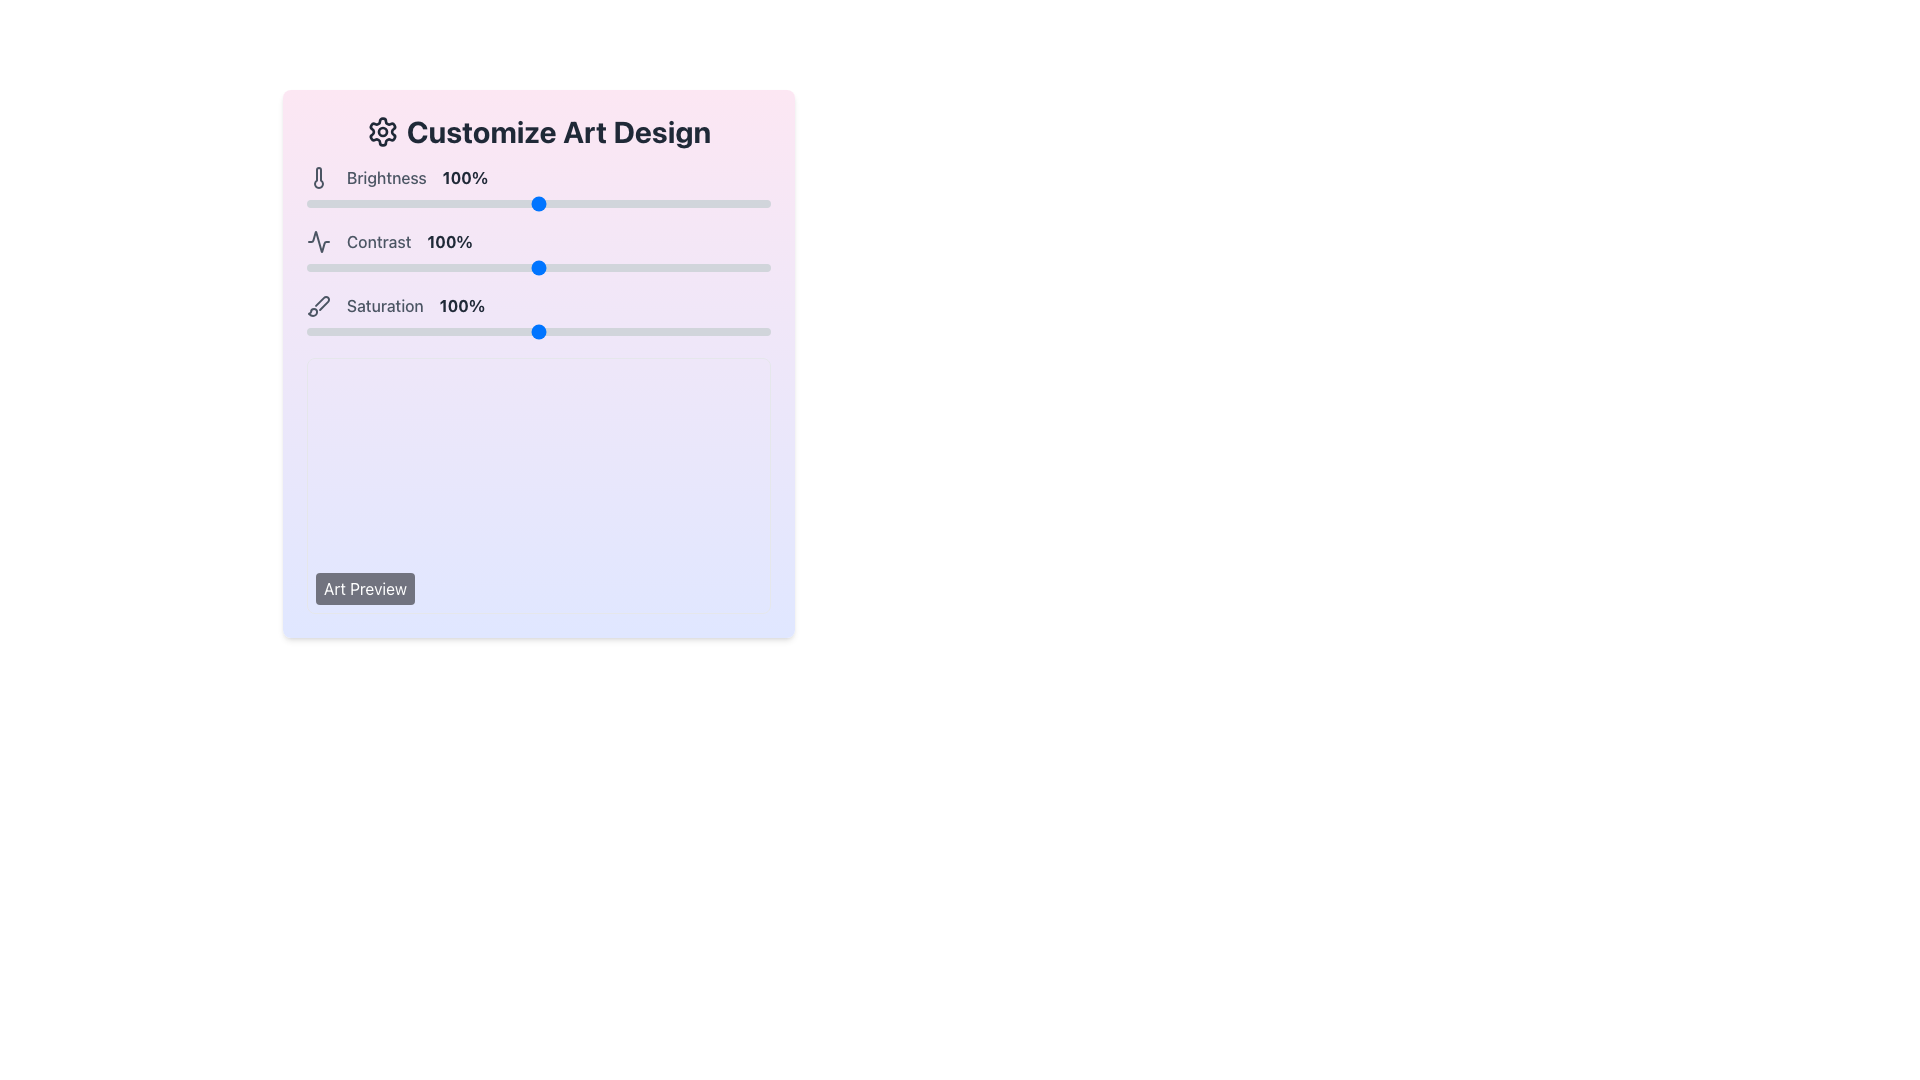  Describe the element at coordinates (756, 266) in the screenshot. I see `the contrast level` at that location.